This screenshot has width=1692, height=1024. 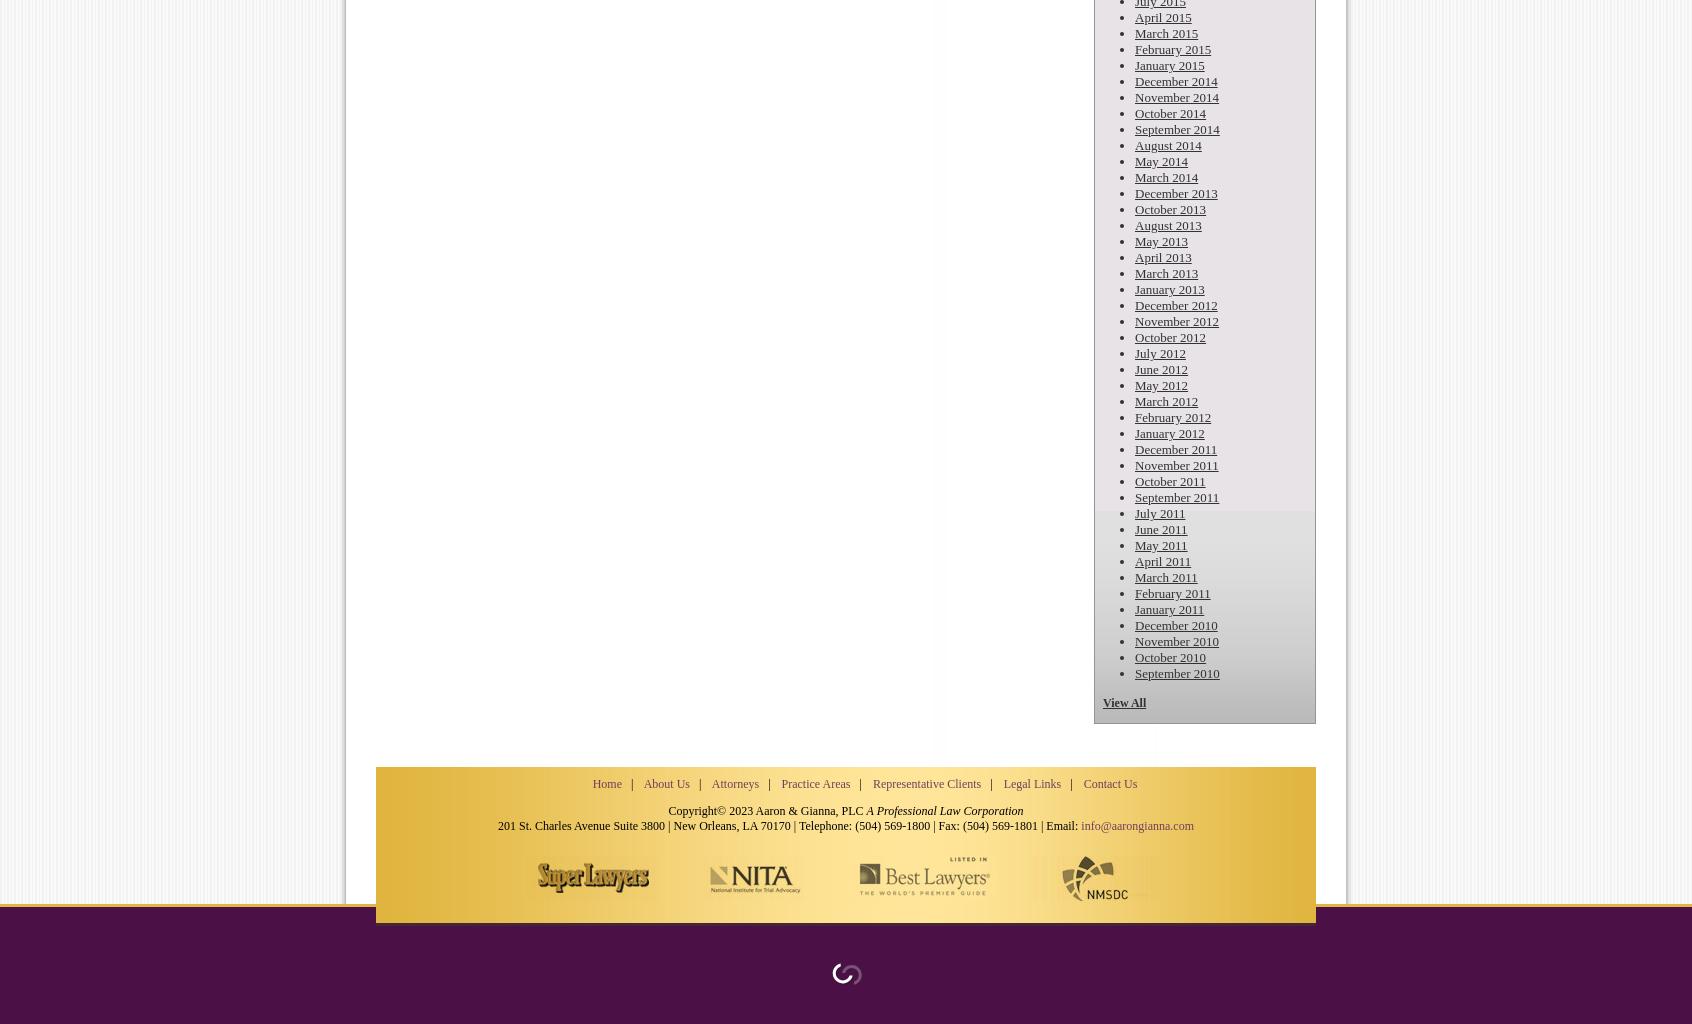 I want to click on 'June 2012', so click(x=1160, y=369).